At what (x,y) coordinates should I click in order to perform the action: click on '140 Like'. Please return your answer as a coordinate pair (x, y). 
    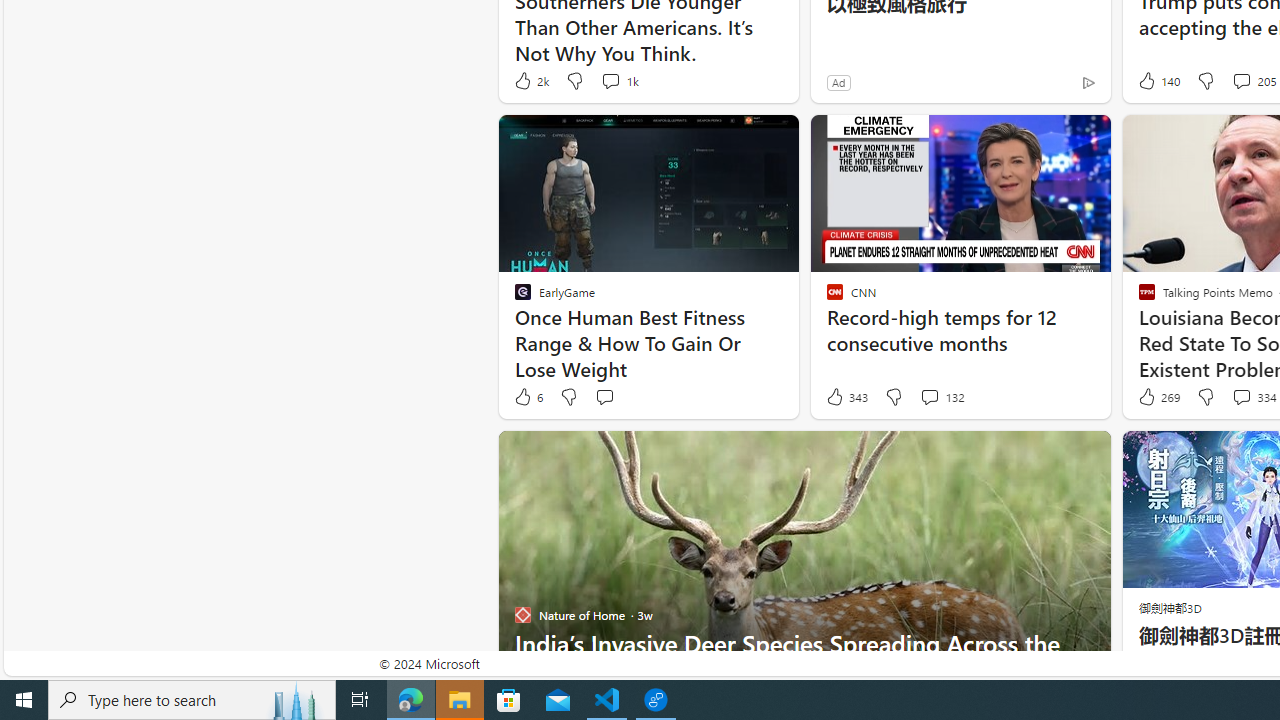
    Looking at the image, I should click on (1157, 80).